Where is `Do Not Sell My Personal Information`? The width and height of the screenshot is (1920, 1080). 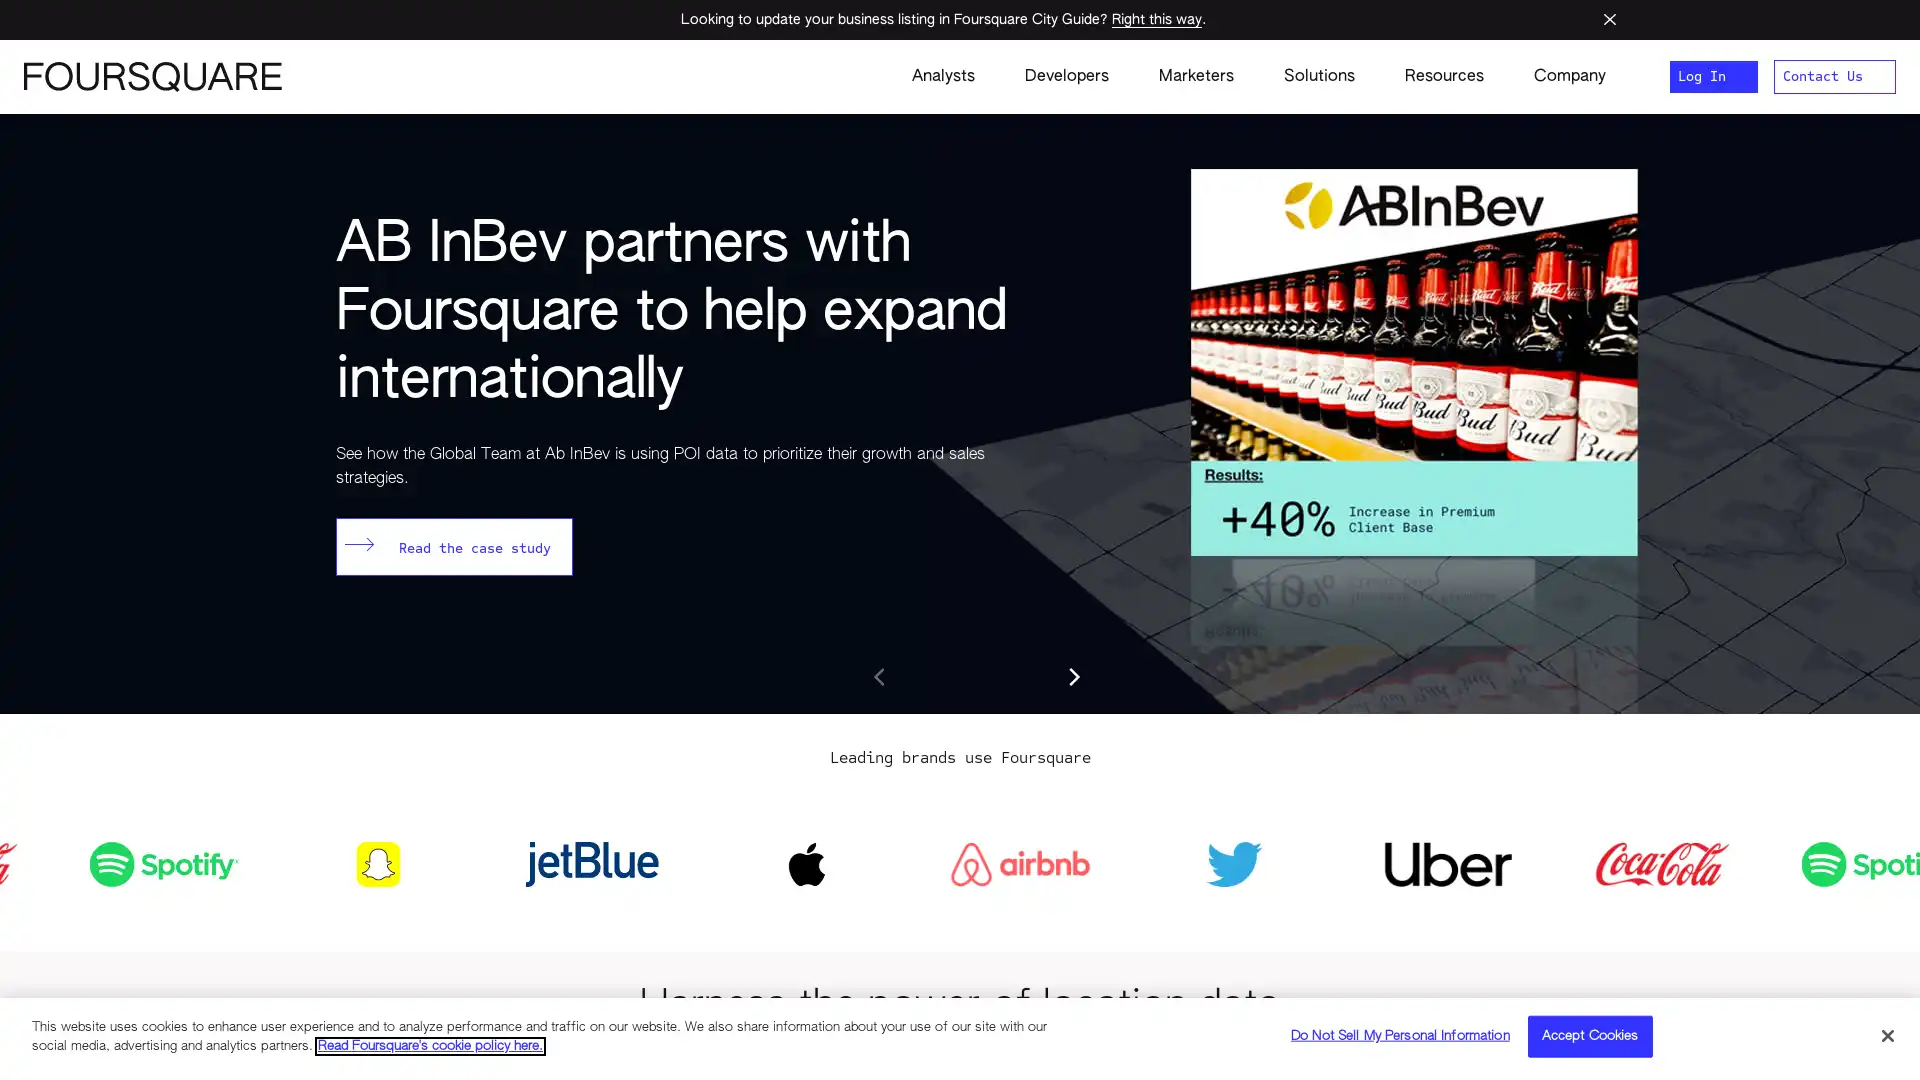 Do Not Sell My Personal Information is located at coordinates (1399, 1035).